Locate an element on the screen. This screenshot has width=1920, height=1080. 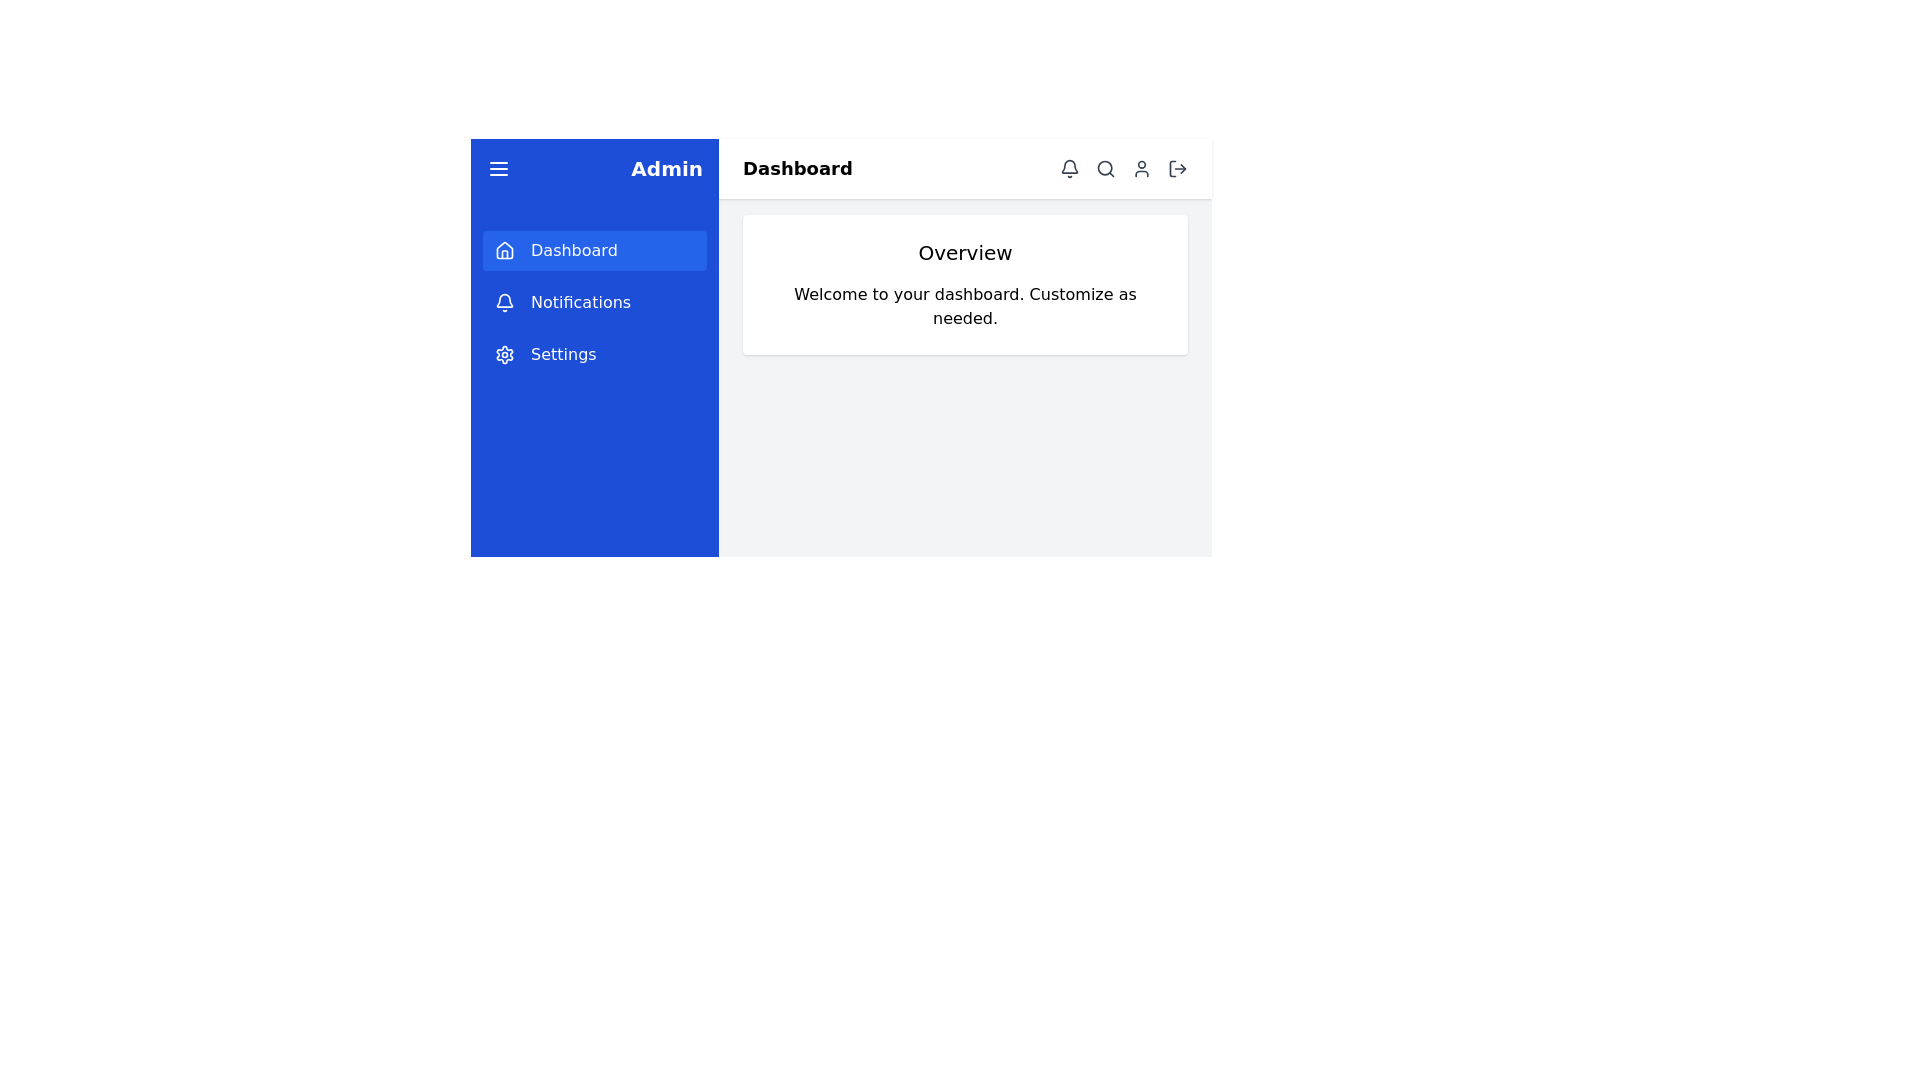
the 'Notifications' icon is located at coordinates (504, 303).